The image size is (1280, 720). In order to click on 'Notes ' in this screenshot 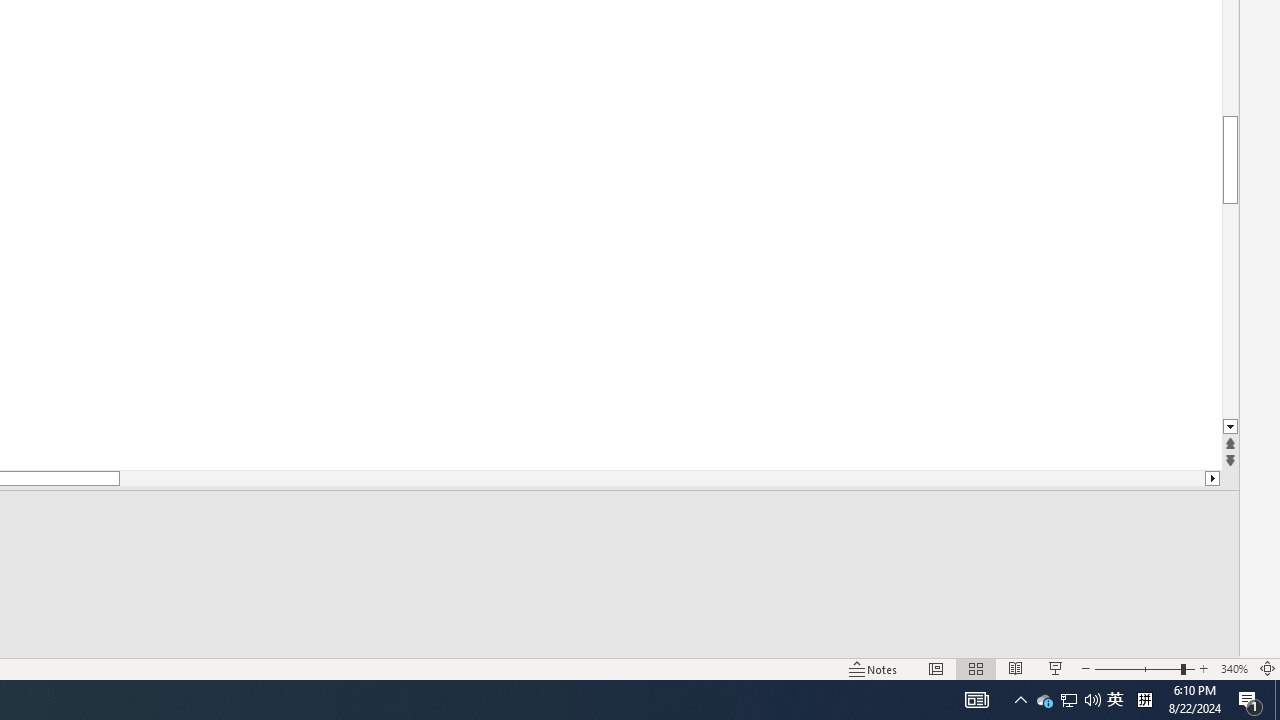, I will do `click(874, 669)`.